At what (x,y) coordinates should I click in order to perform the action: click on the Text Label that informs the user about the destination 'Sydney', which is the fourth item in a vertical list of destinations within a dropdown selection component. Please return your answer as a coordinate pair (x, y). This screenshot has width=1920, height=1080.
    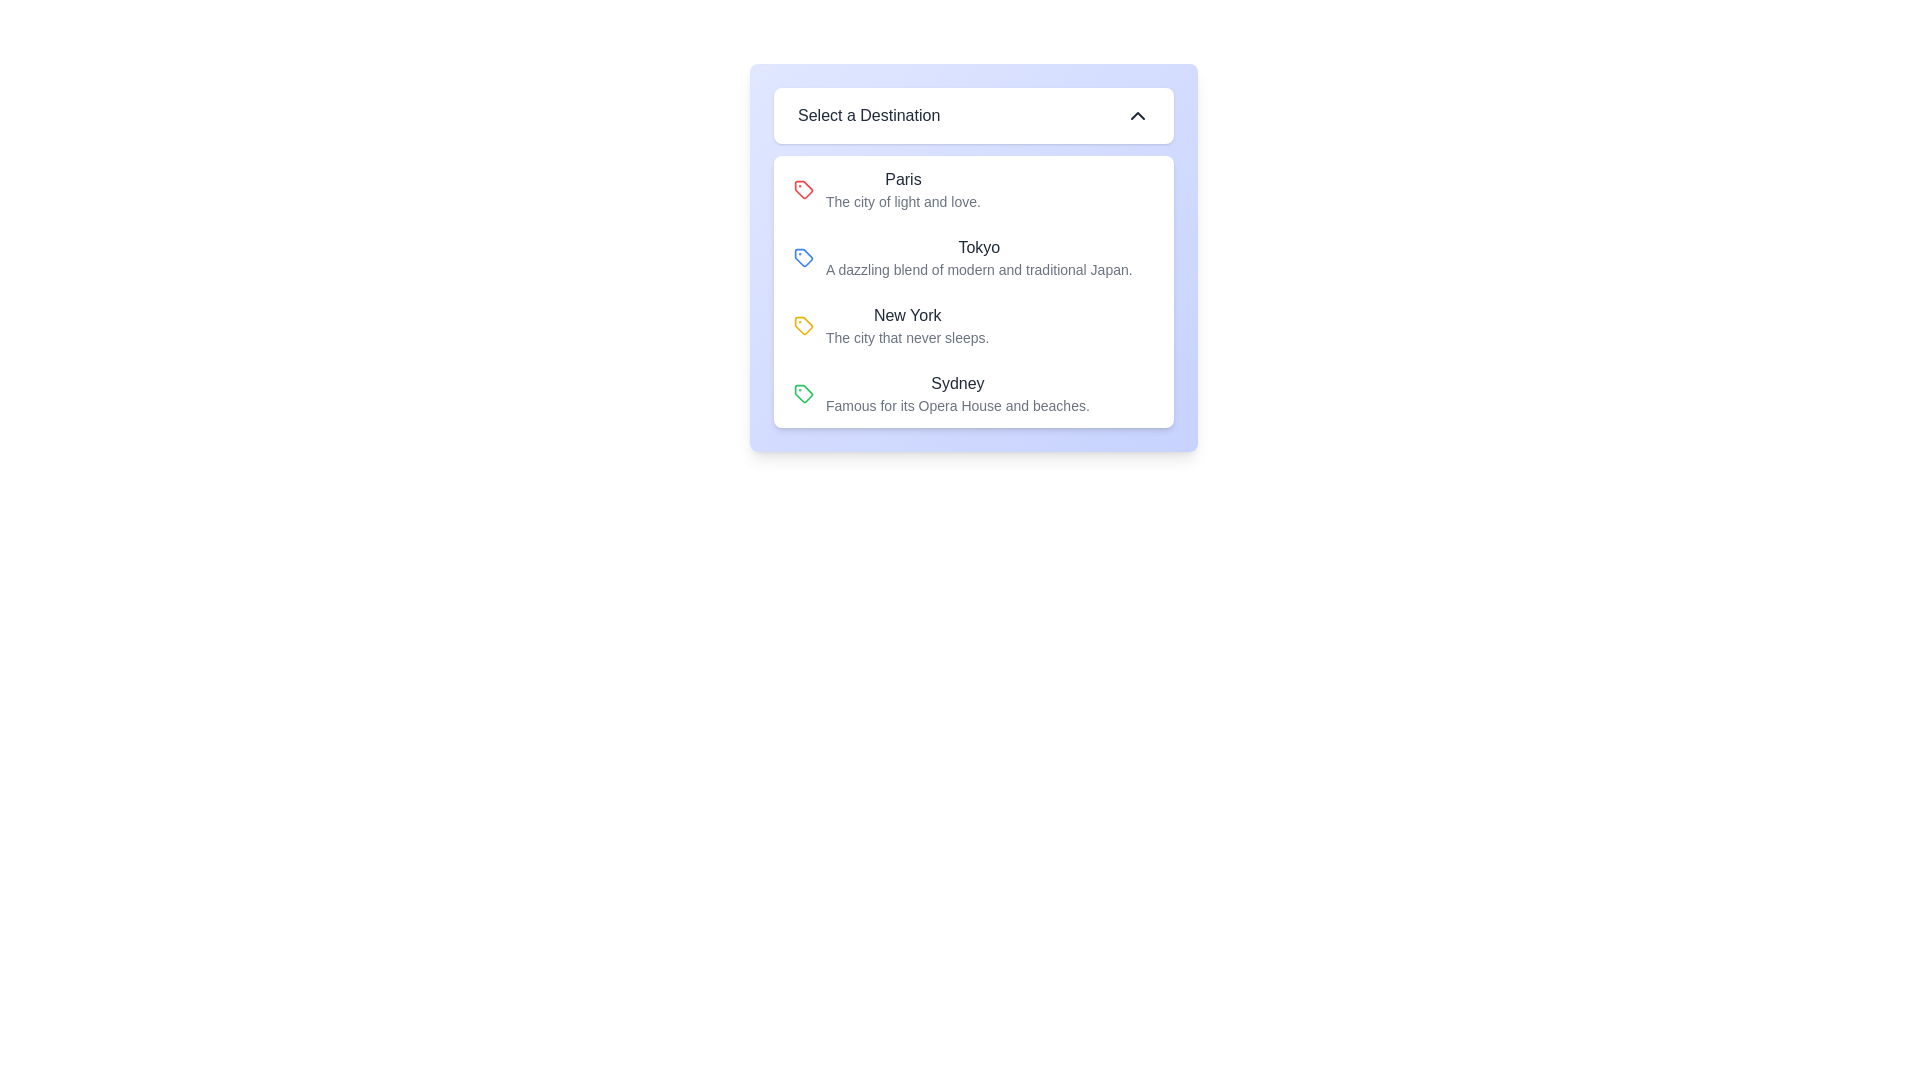
    Looking at the image, I should click on (956, 393).